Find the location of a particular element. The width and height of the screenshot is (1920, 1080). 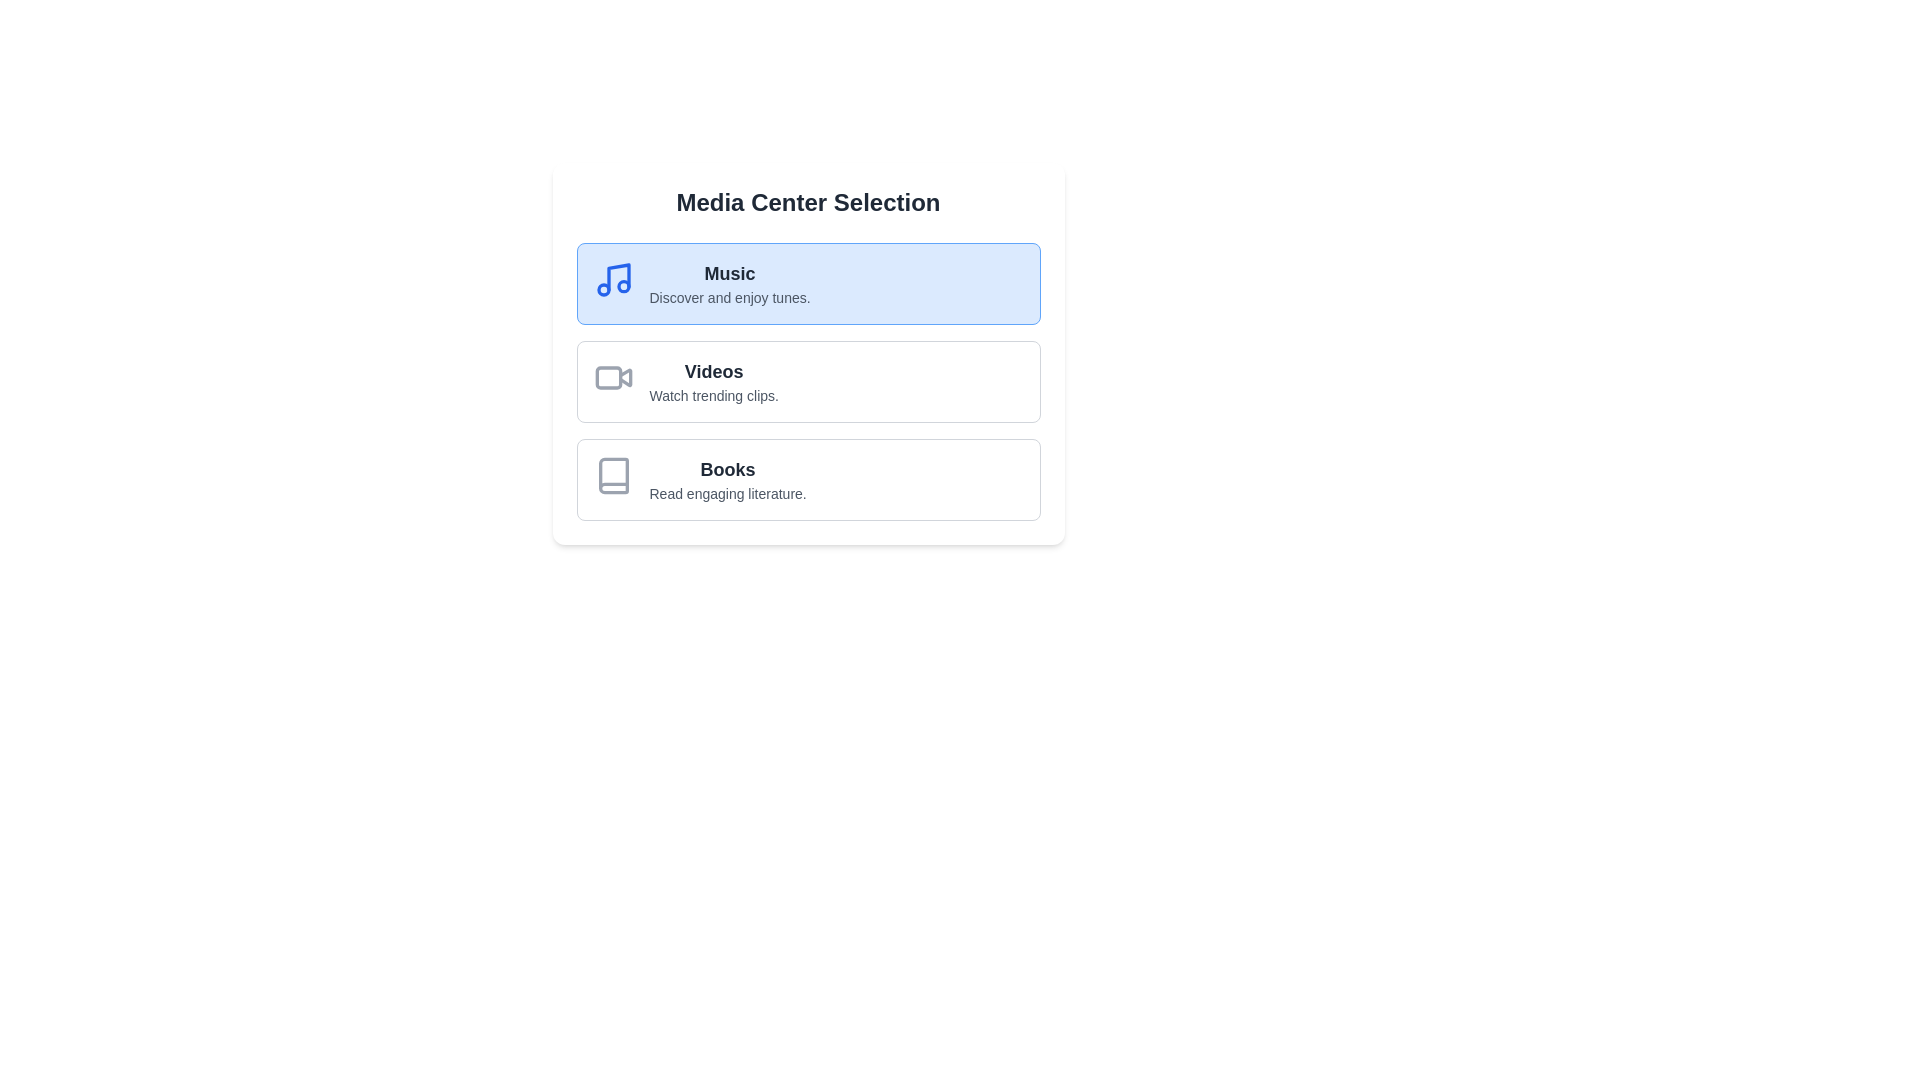

the artistic detail of the 'Music' theme icon located in the leftmost position of the 'Music' section's title is located at coordinates (617, 277).